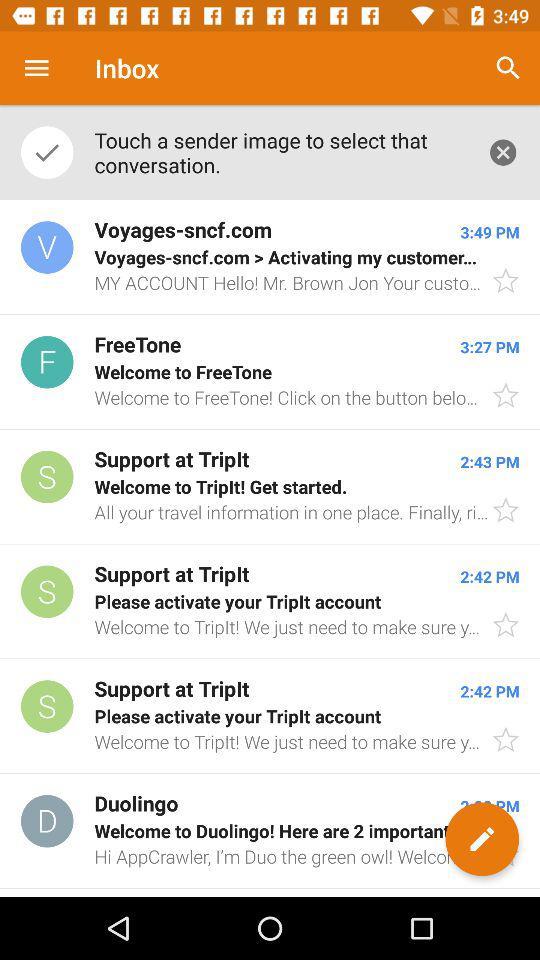 Image resolution: width=540 pixels, height=960 pixels. Describe the element at coordinates (279, 151) in the screenshot. I see `touch a sender icon` at that location.